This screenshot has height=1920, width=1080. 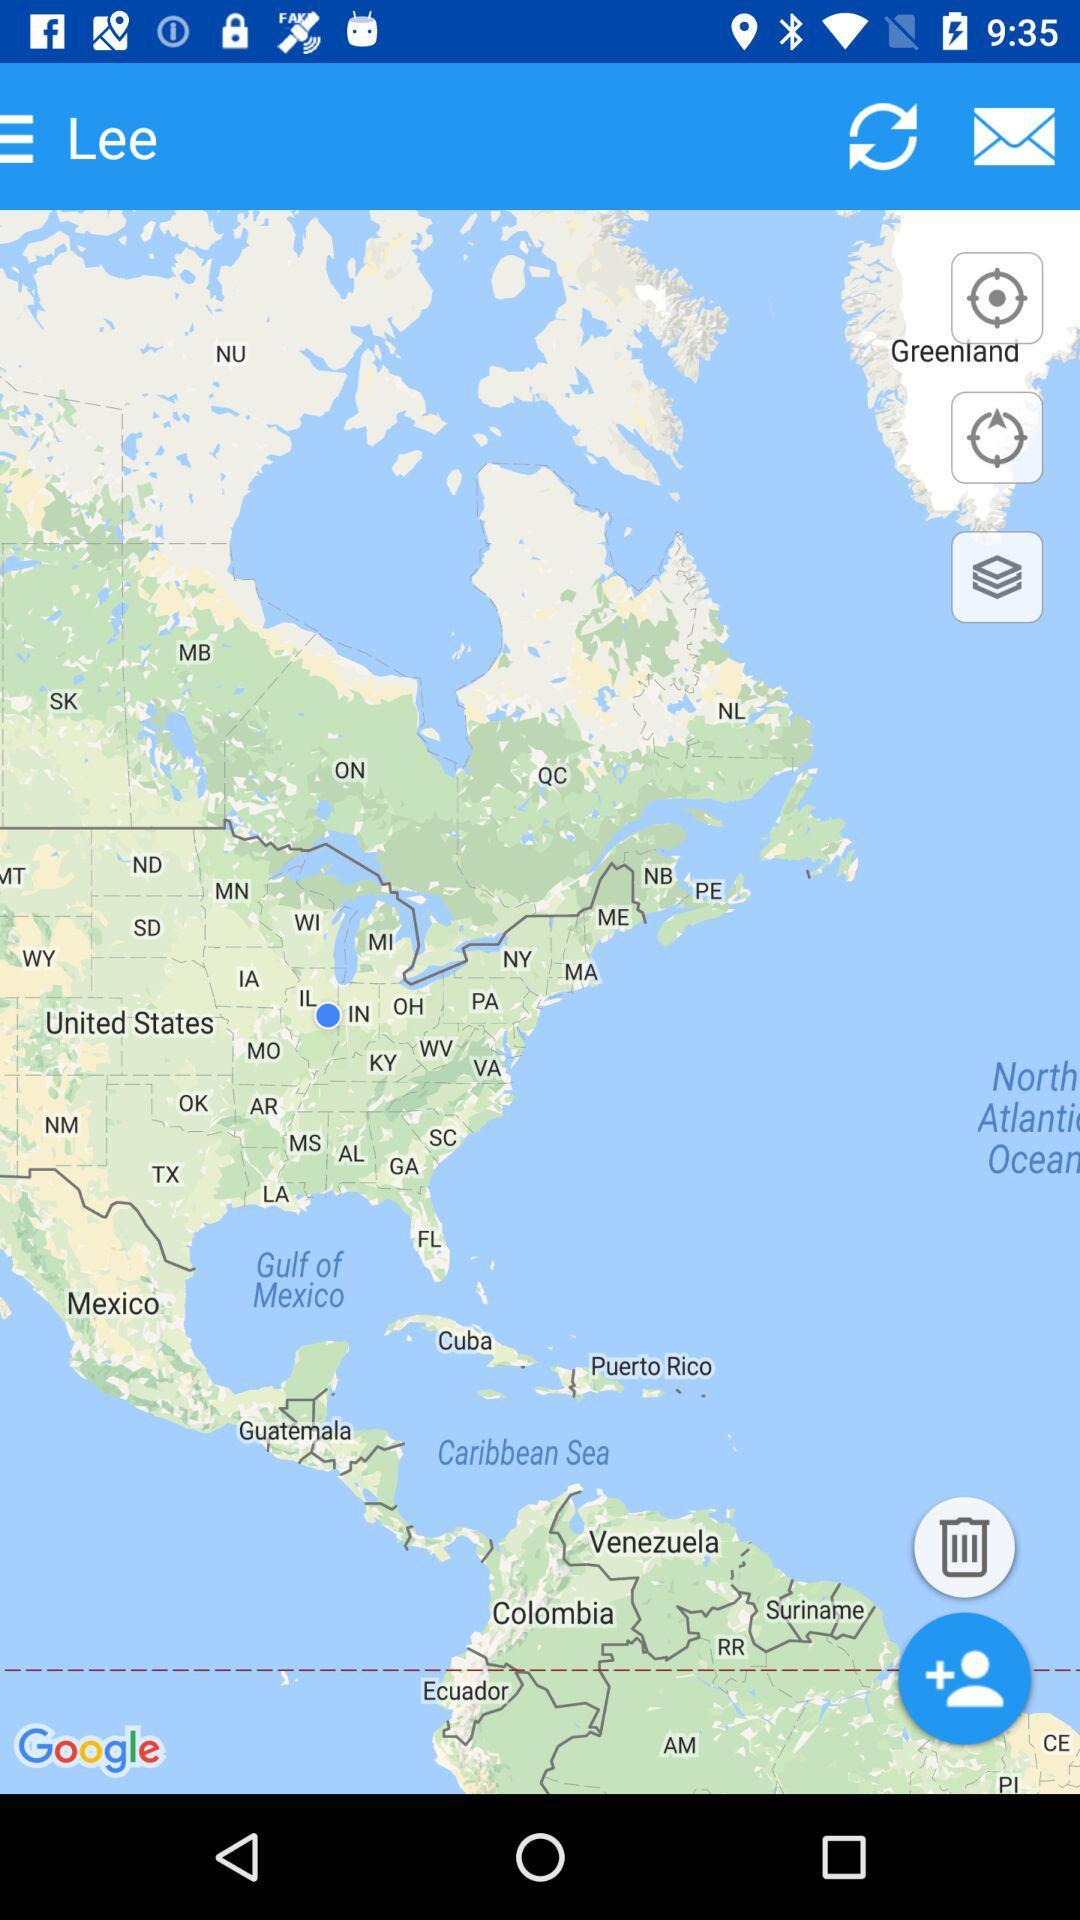 I want to click on send mail, so click(x=1014, y=135).